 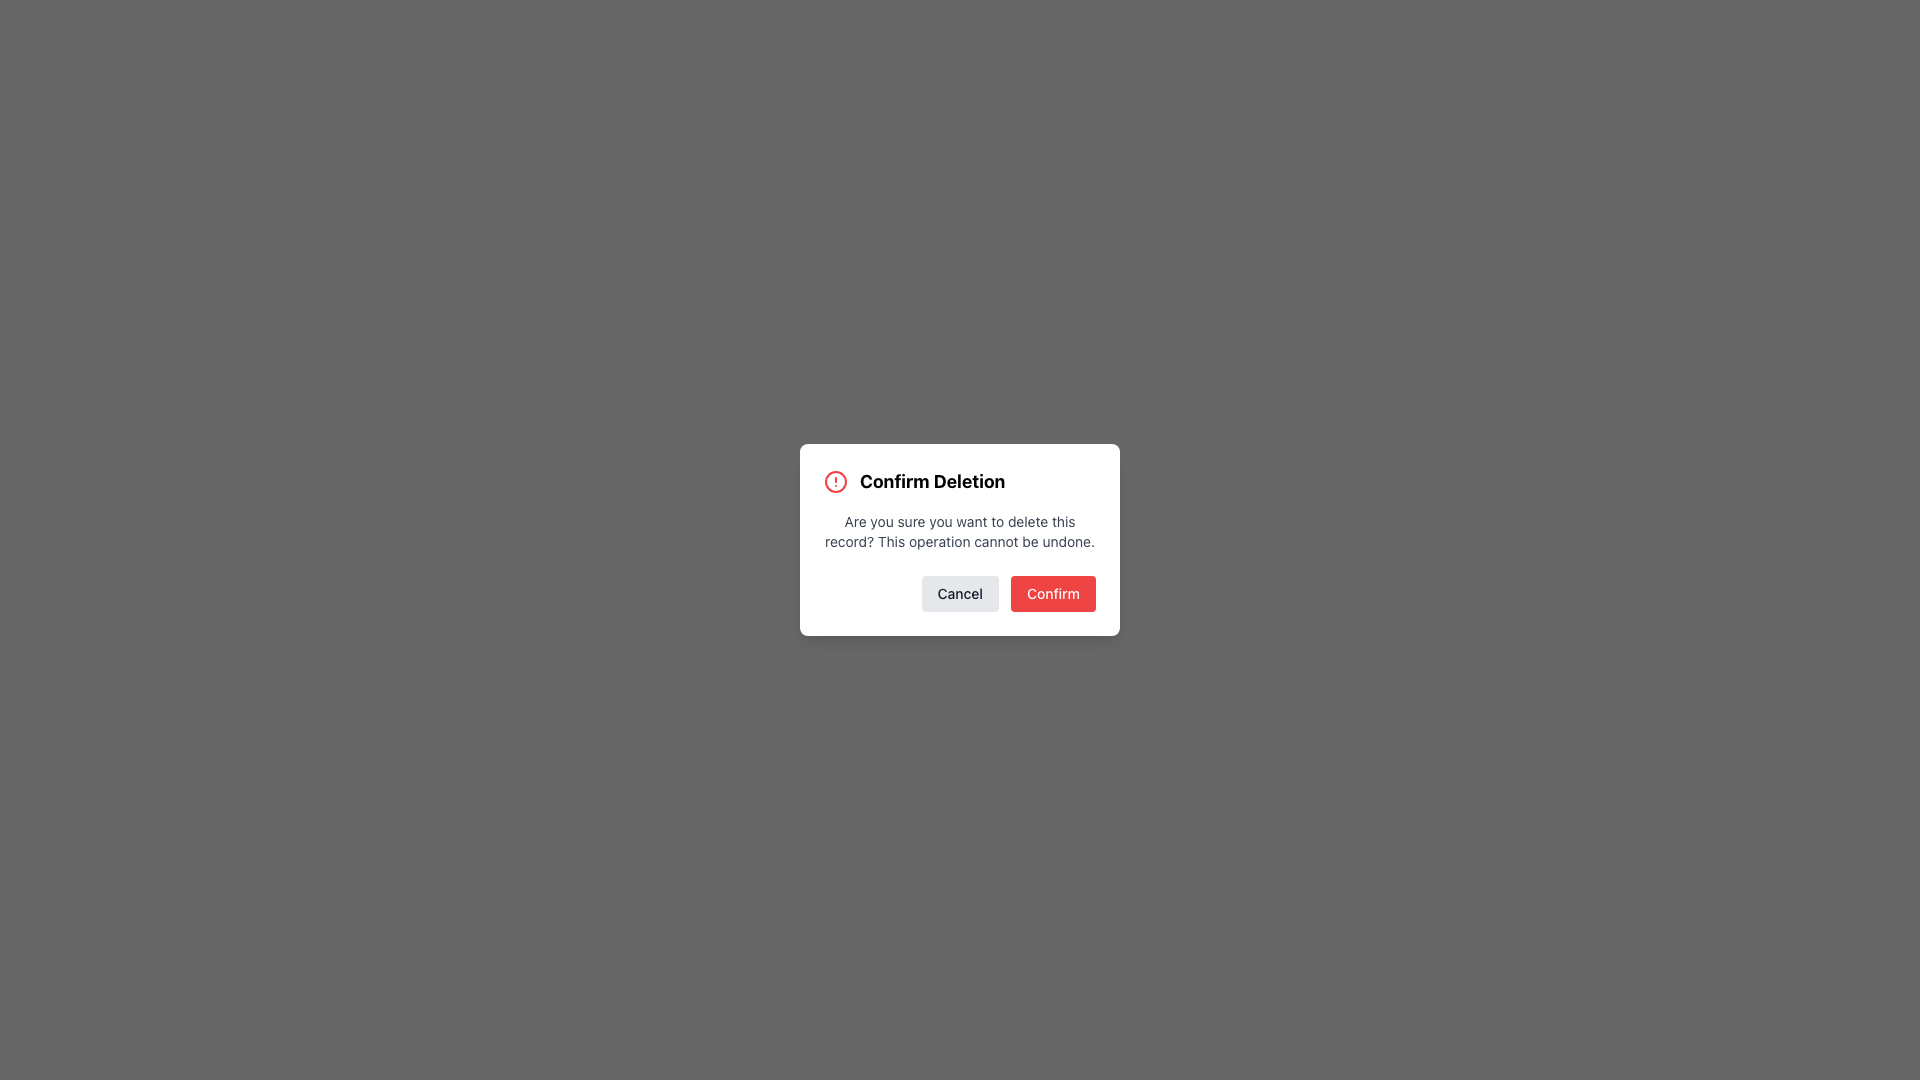 I want to click on the red circular alert icon with a vertical exclamation line, which signifies an error or warning, positioned to the left of the 'Confirm Deletion' text inside a modal window, so click(x=835, y=482).